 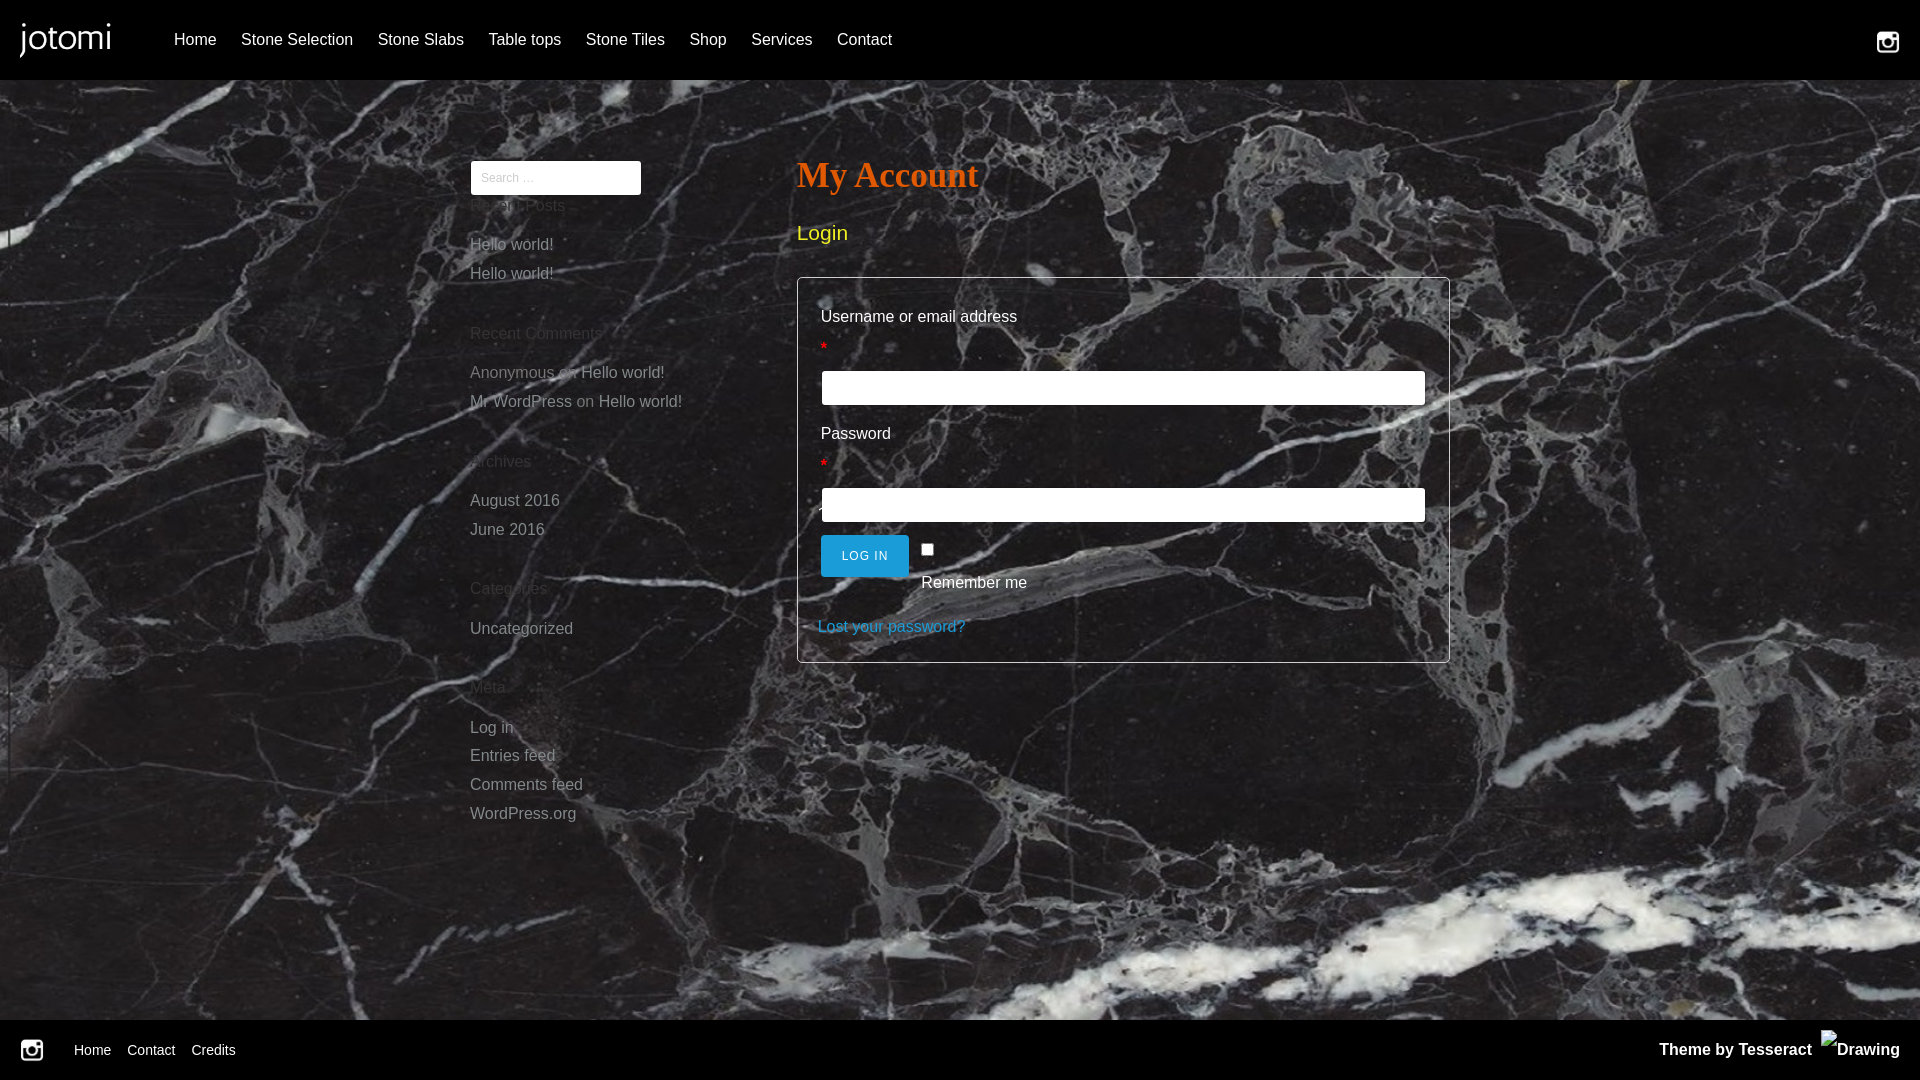 I want to click on 'Shop', so click(x=707, y=39).